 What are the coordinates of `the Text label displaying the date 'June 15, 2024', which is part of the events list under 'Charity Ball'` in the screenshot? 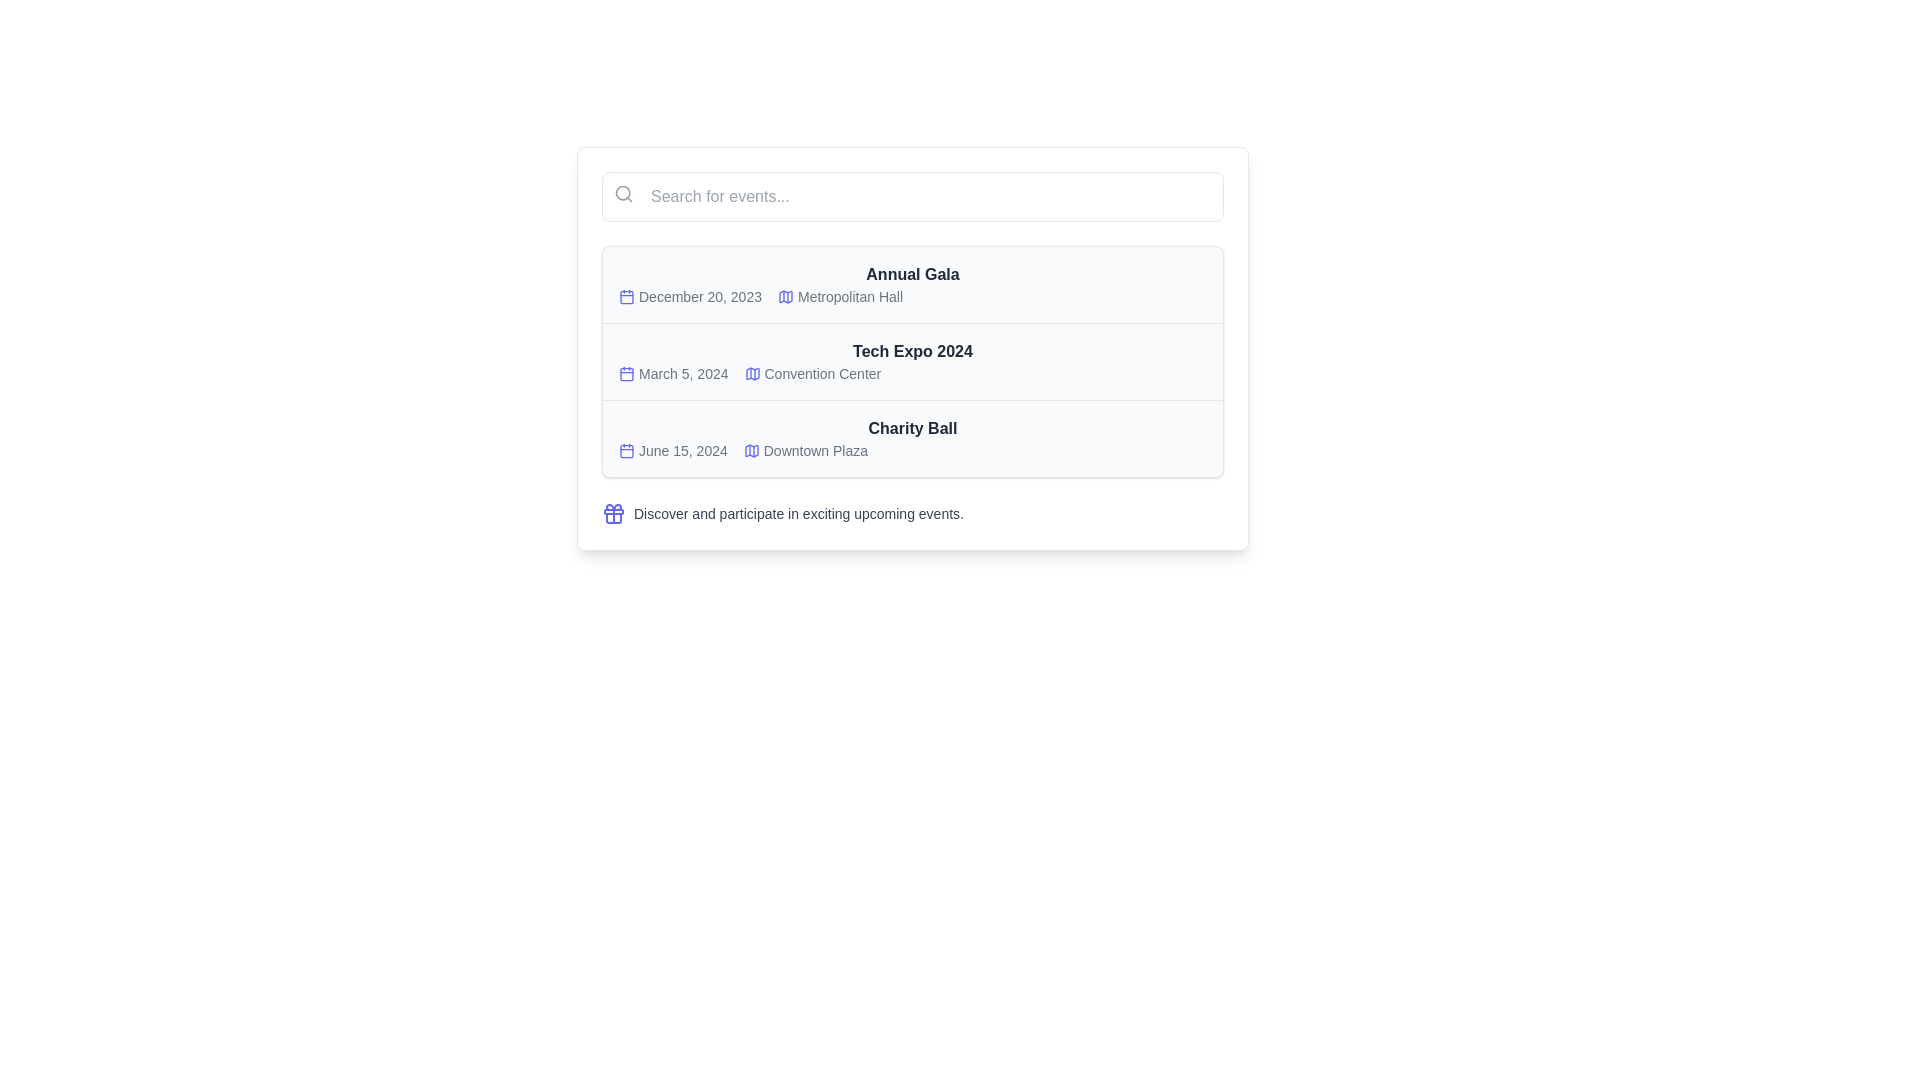 It's located at (683, 451).